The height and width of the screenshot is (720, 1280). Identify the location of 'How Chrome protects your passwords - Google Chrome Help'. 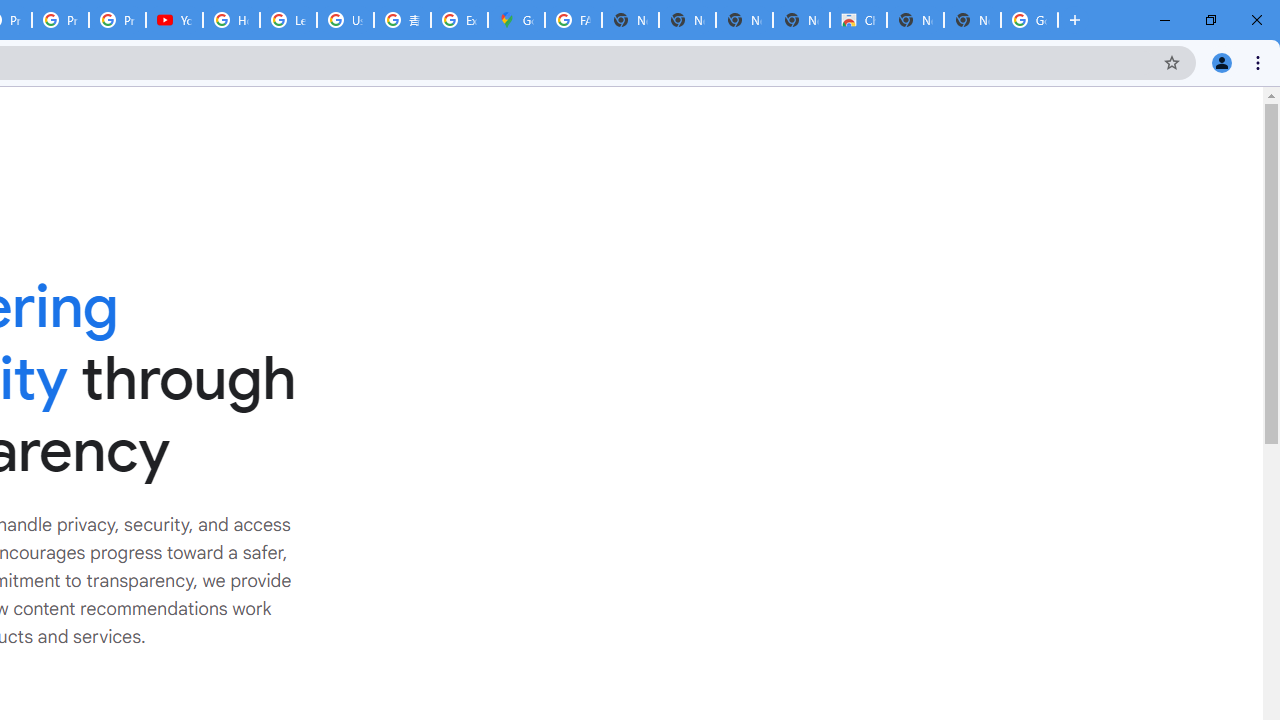
(231, 20).